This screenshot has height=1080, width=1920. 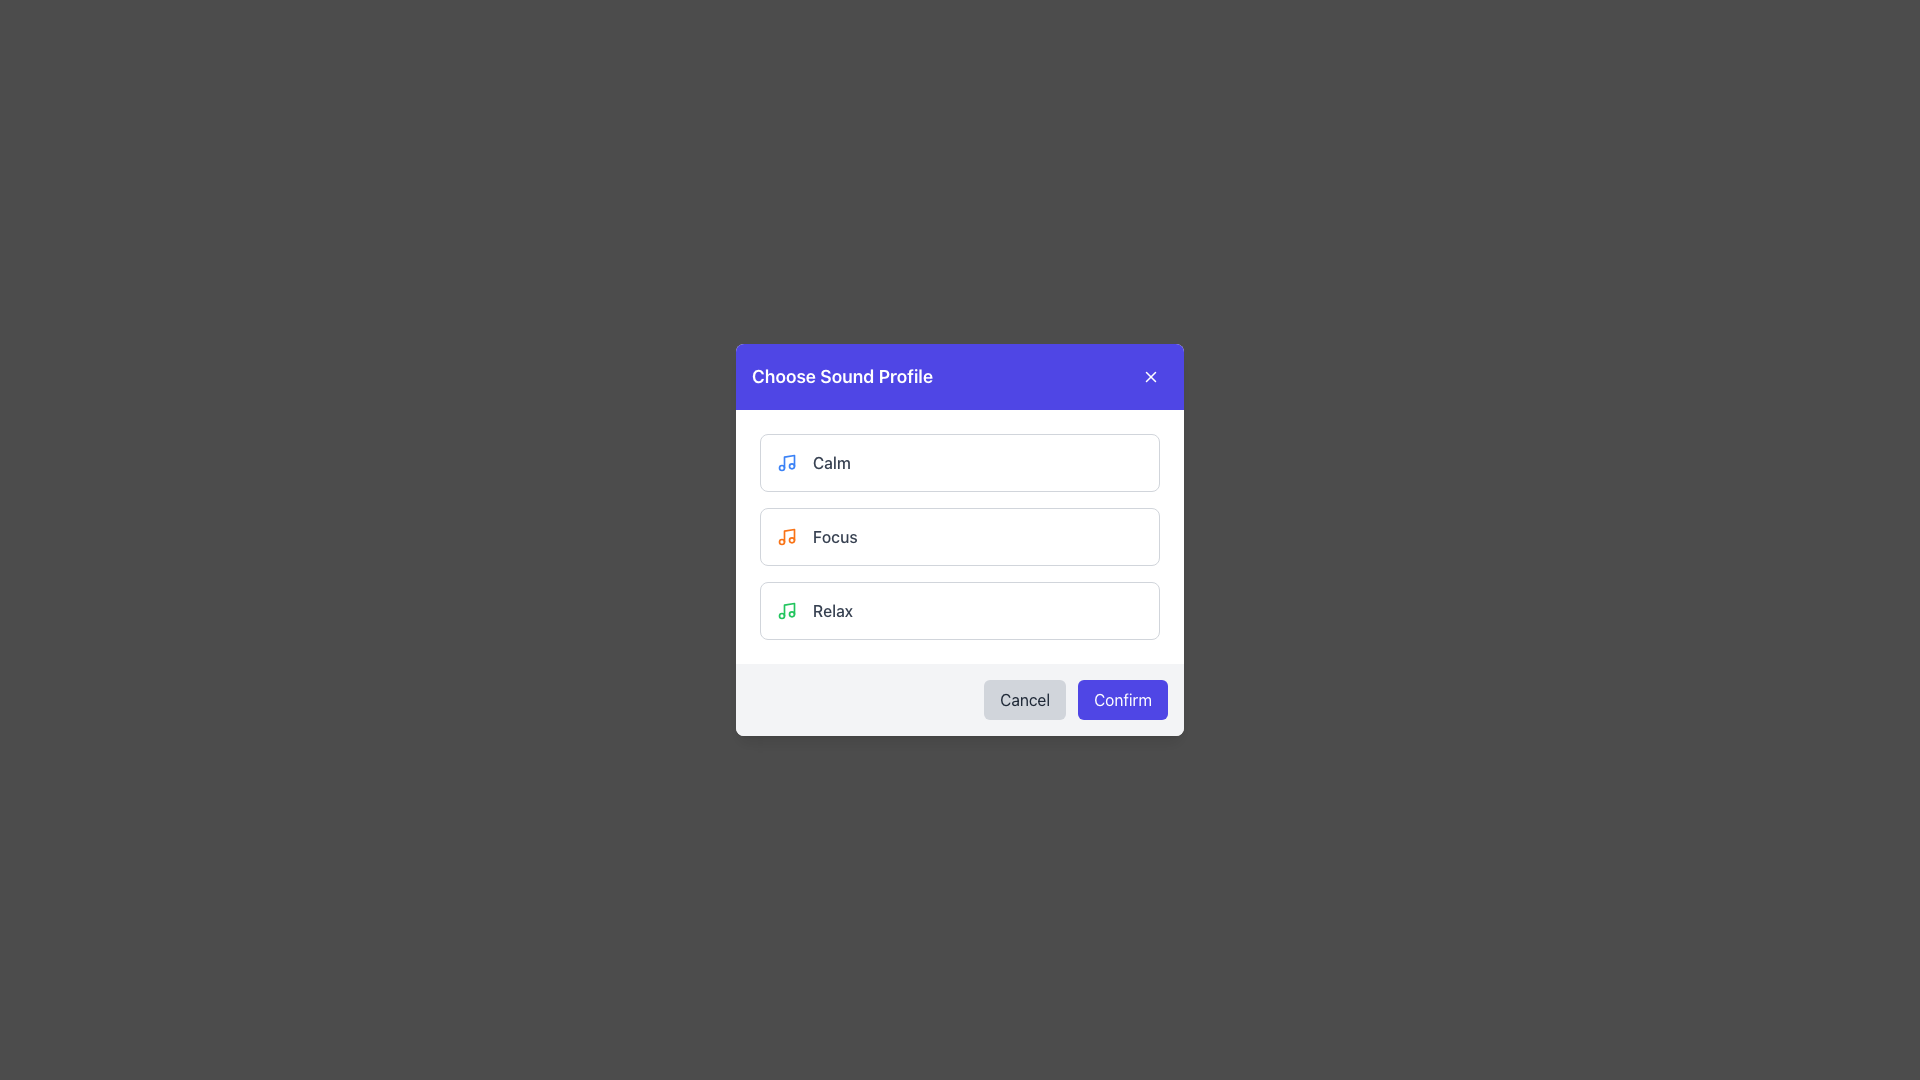 I want to click on the button-like list item for selecting the 'Focus' sound profile option in the modal dialog titled 'Choose Sound Profile', so click(x=960, y=535).